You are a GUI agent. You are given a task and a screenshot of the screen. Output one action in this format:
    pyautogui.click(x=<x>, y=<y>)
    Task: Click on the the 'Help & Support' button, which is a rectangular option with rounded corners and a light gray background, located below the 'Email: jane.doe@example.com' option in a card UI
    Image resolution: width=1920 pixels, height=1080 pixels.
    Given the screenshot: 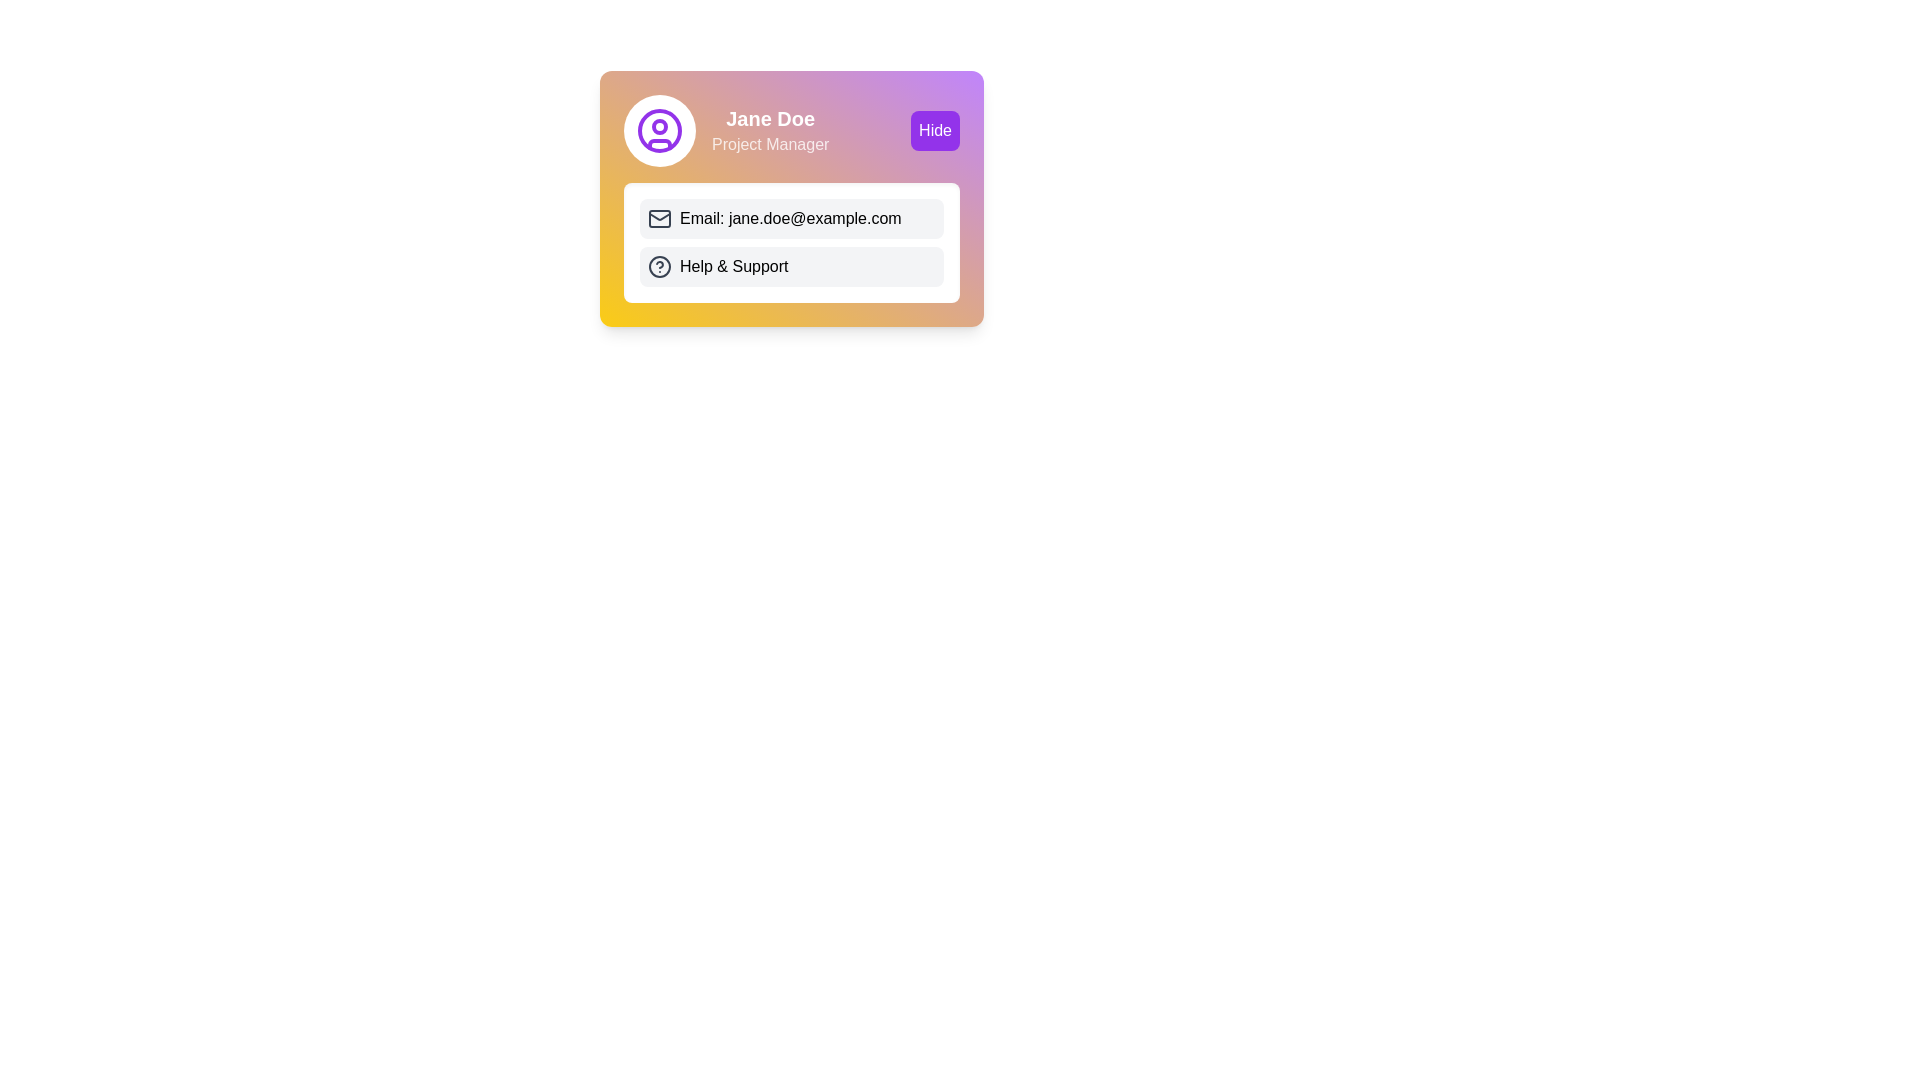 What is the action you would take?
    pyautogui.click(x=791, y=265)
    